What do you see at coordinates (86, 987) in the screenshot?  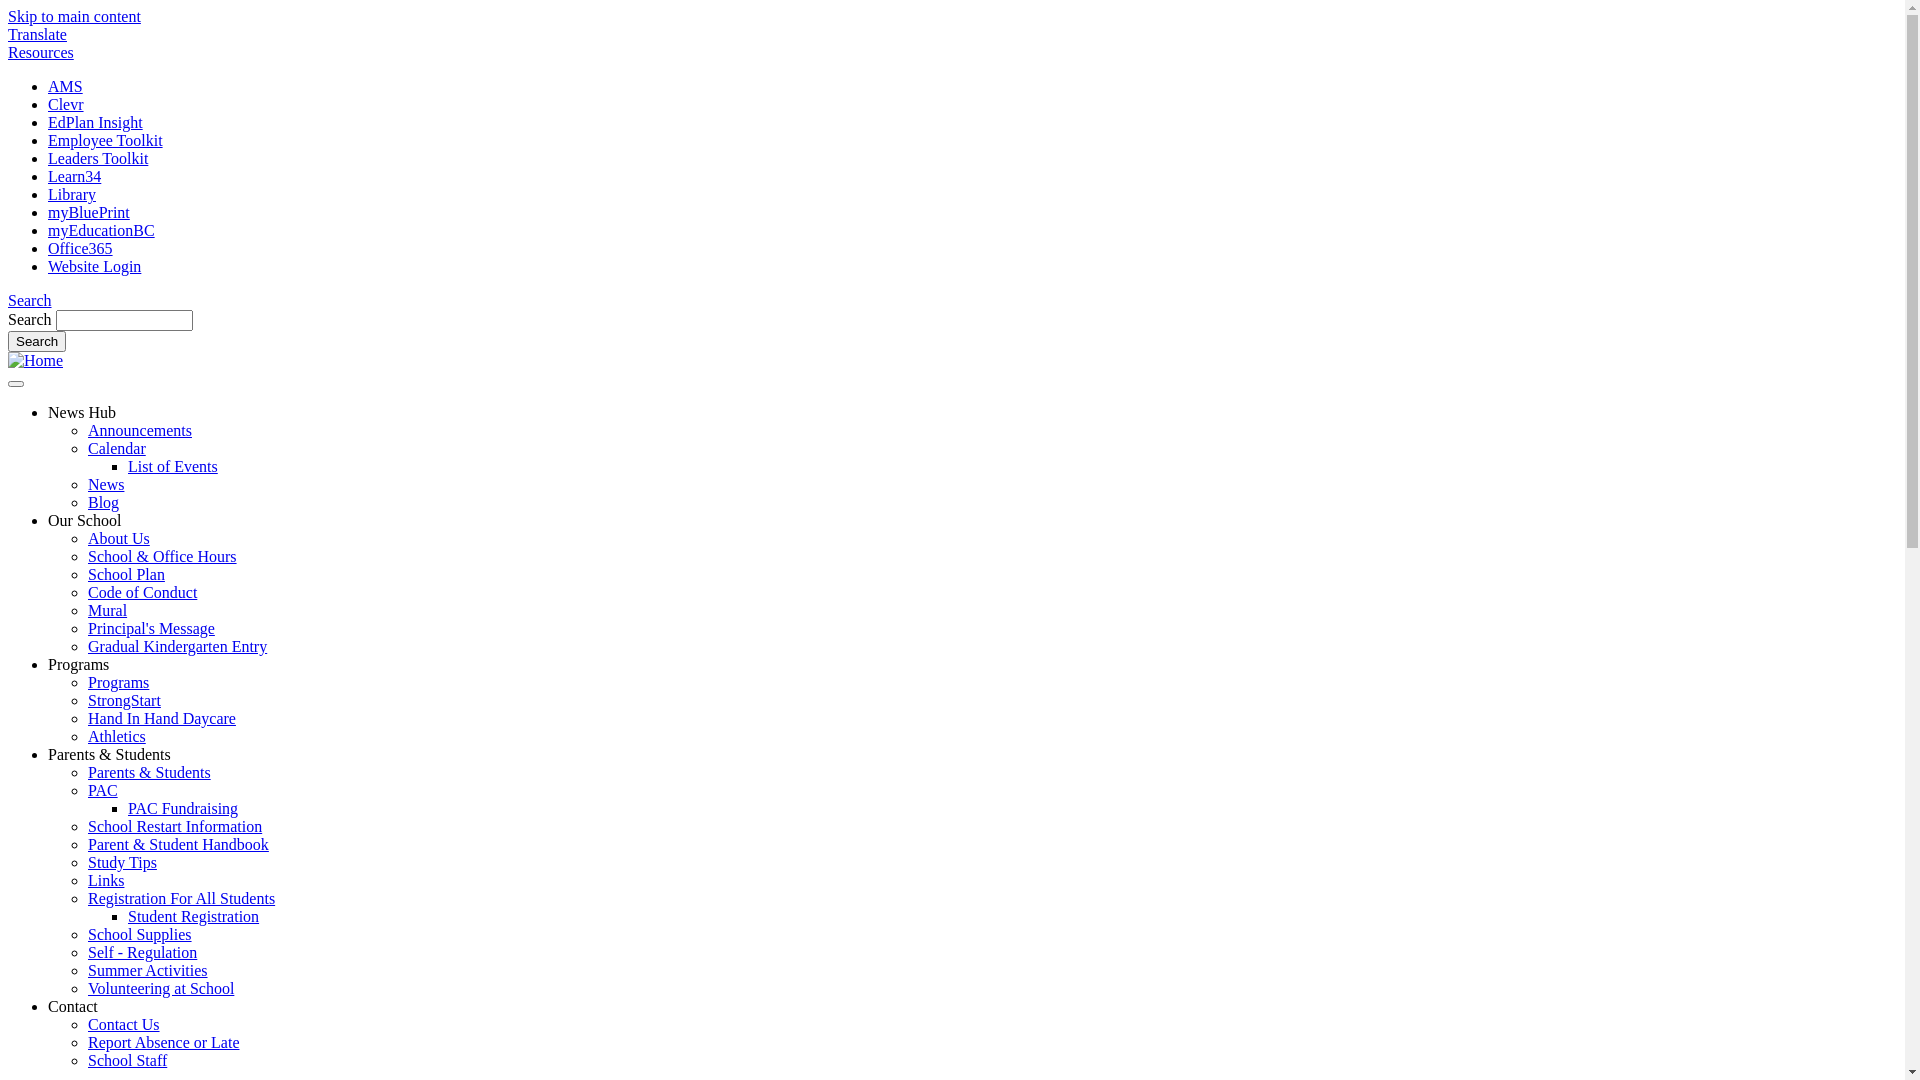 I see `'Volunteering at School'` at bounding box center [86, 987].